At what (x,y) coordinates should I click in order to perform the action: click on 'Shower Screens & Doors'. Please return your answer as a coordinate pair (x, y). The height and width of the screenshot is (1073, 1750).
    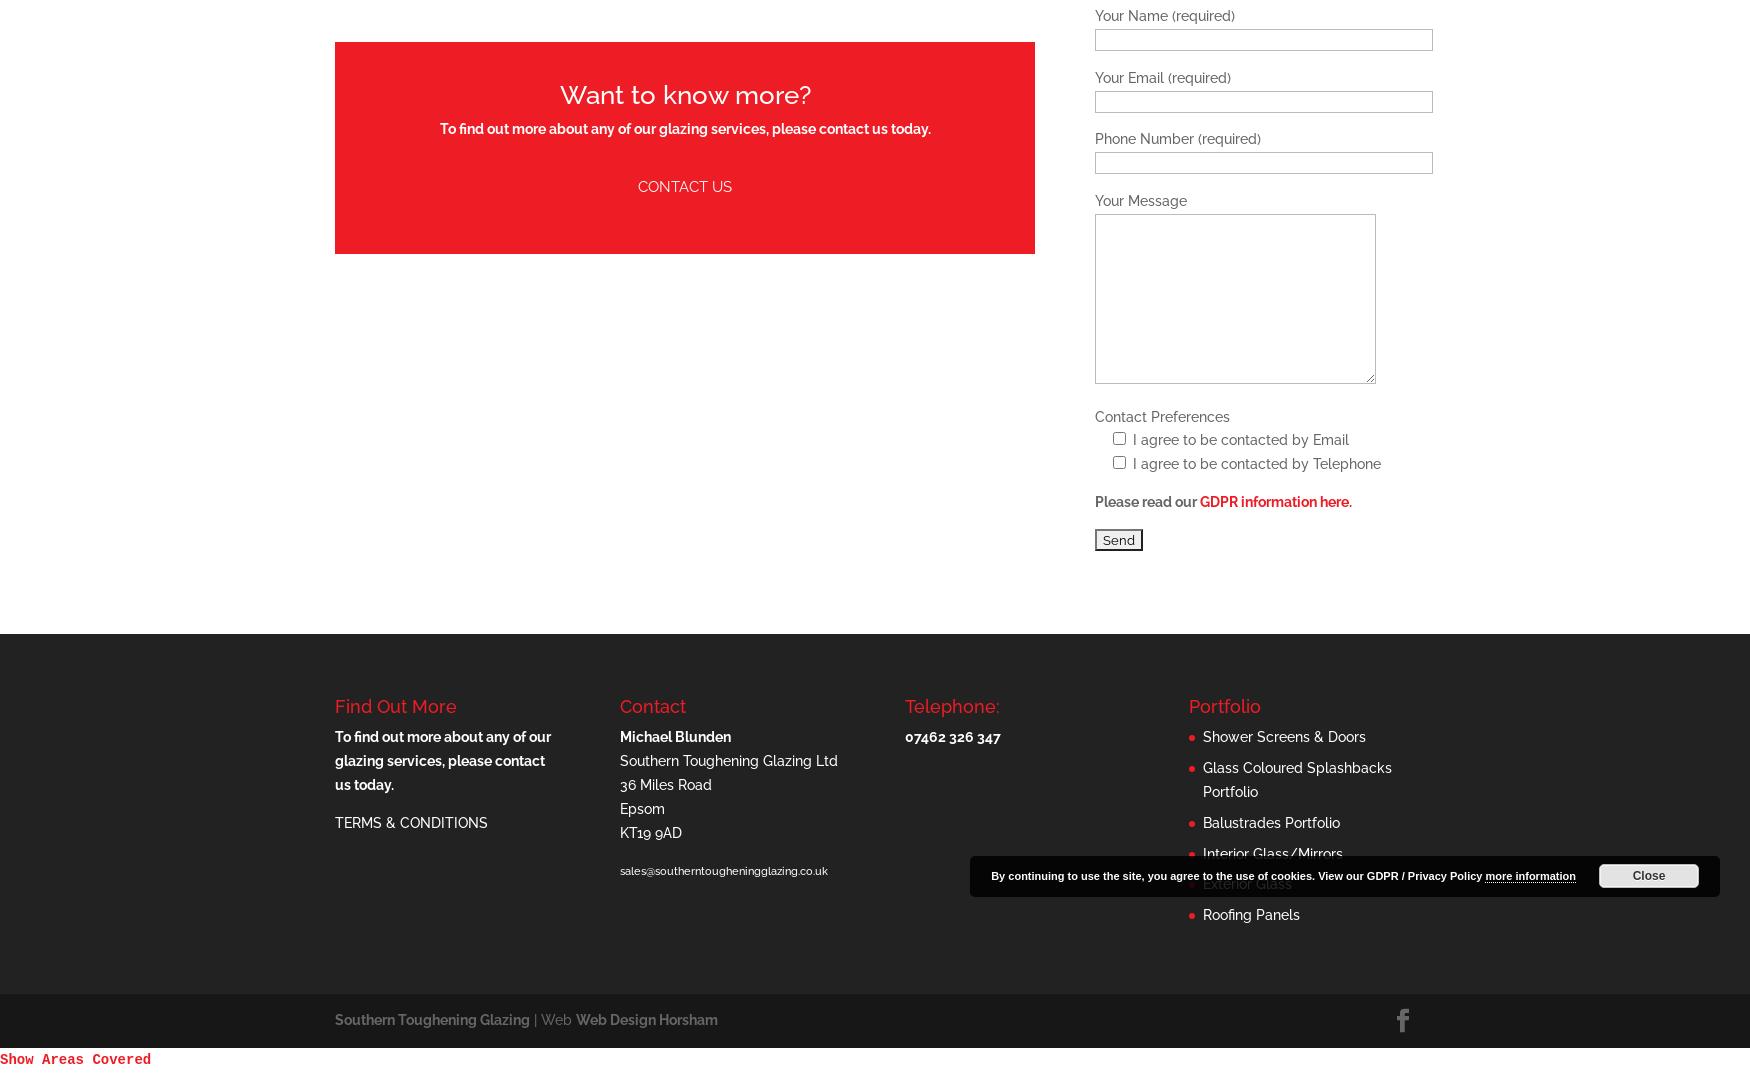
    Looking at the image, I should click on (1283, 736).